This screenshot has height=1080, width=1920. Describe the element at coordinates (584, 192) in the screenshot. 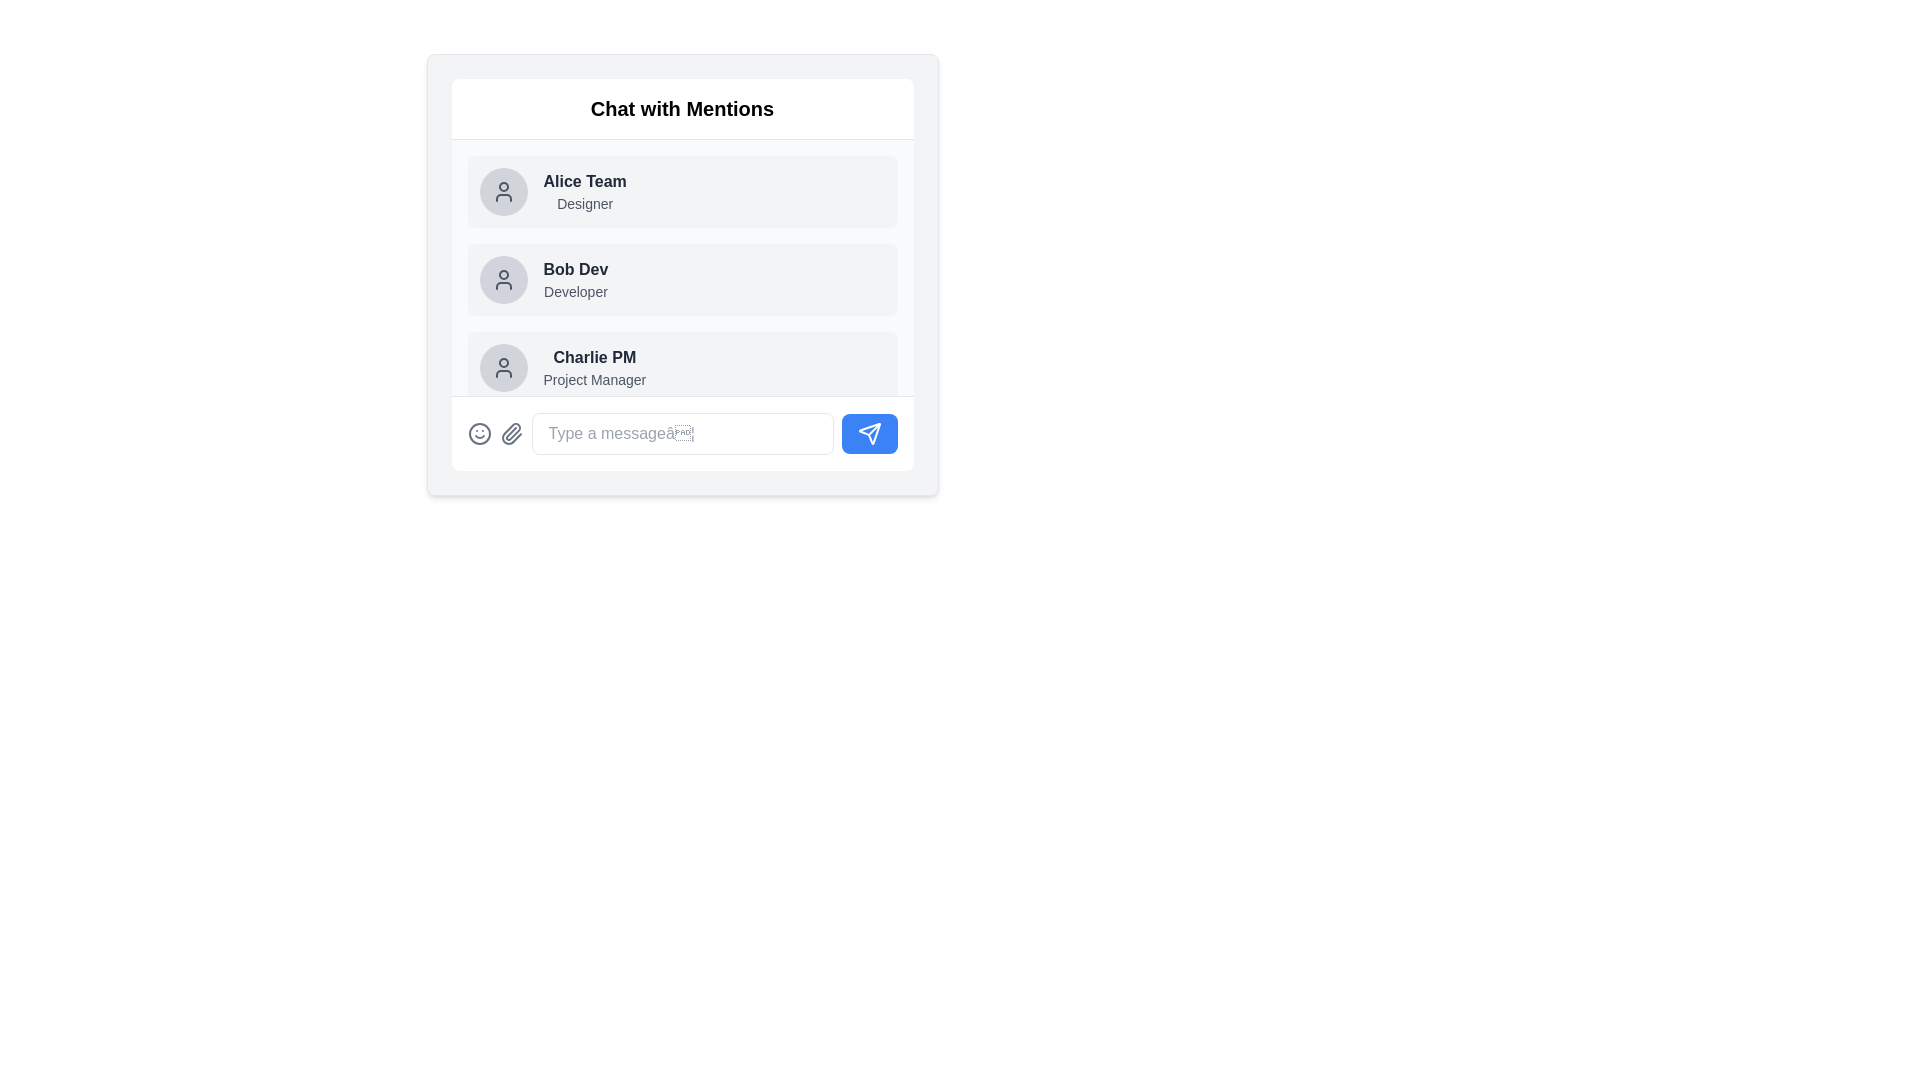

I see `the 'Alice Team' text label which identifies the user as 'Designer' for options` at that location.